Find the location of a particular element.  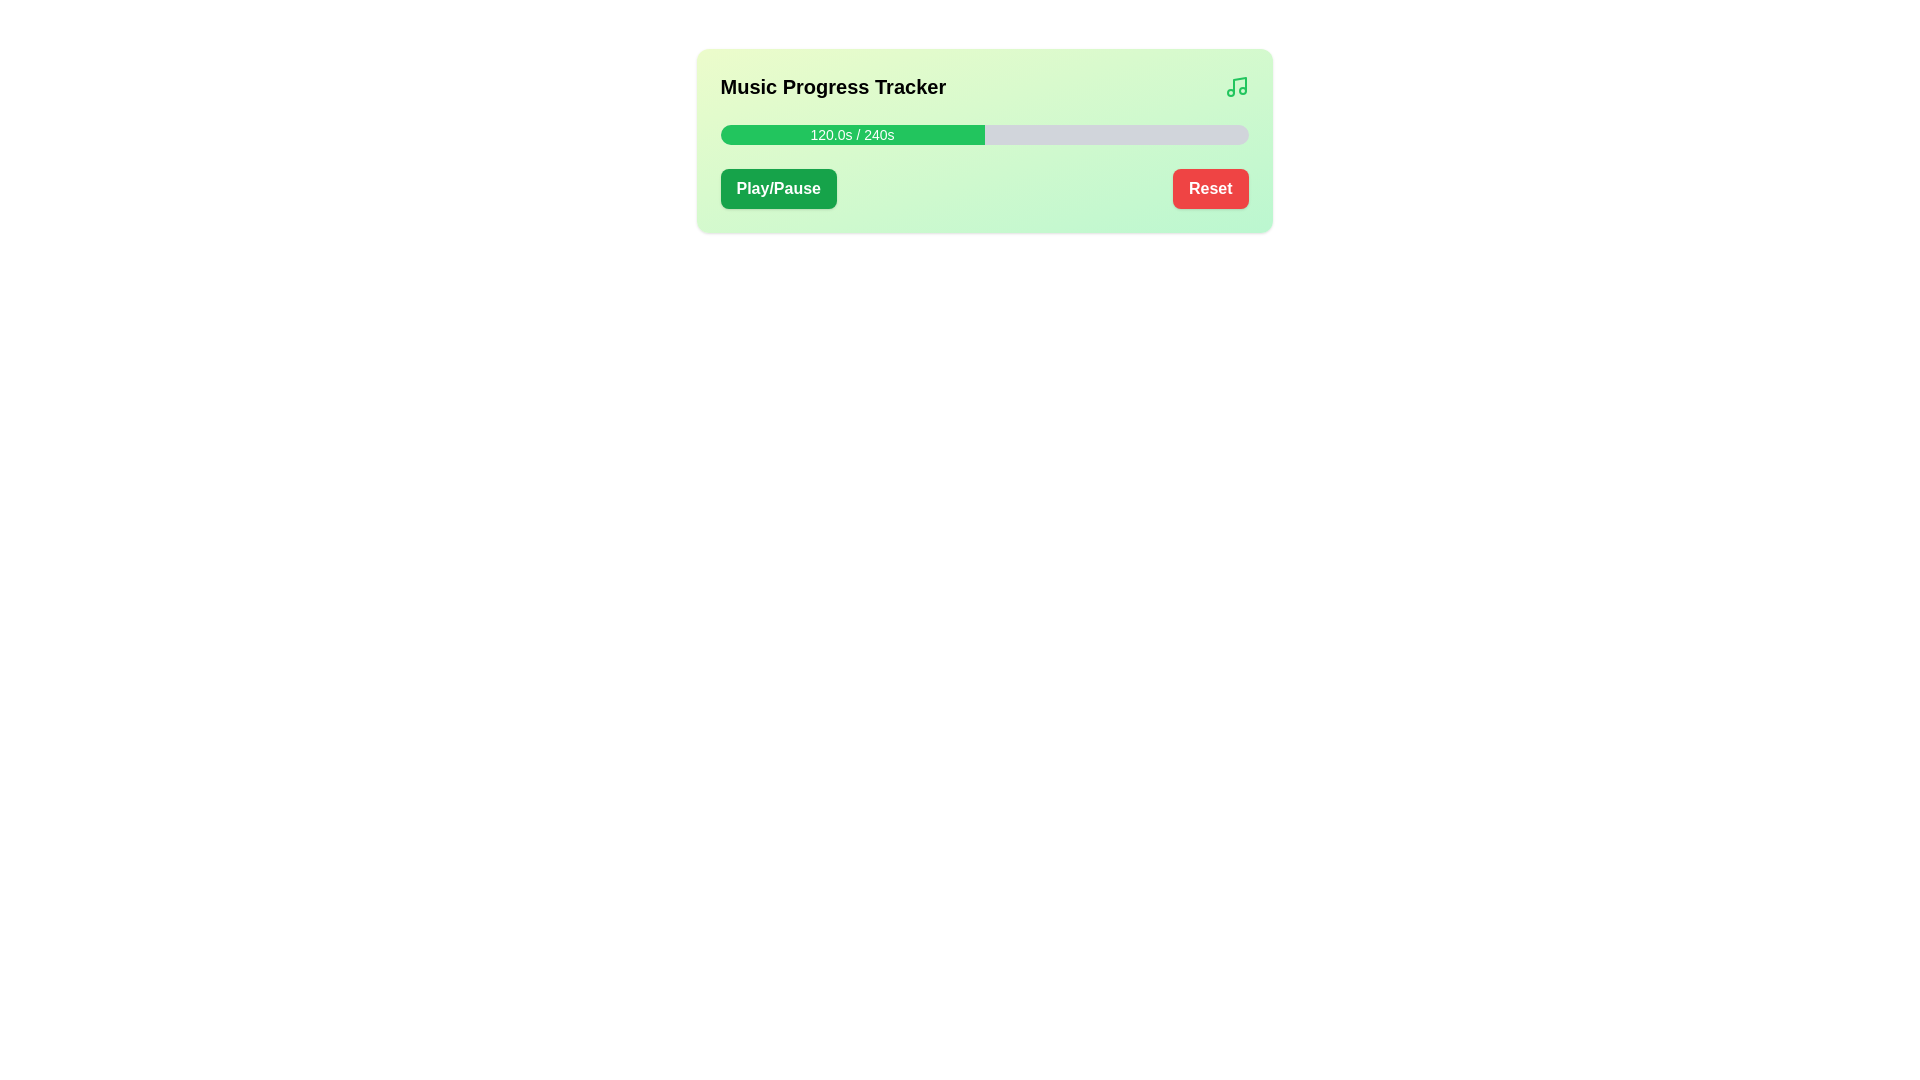

the text label reading 'Music Progress Tracker' which is styled in bold and larger font on a green gradient background is located at coordinates (833, 86).